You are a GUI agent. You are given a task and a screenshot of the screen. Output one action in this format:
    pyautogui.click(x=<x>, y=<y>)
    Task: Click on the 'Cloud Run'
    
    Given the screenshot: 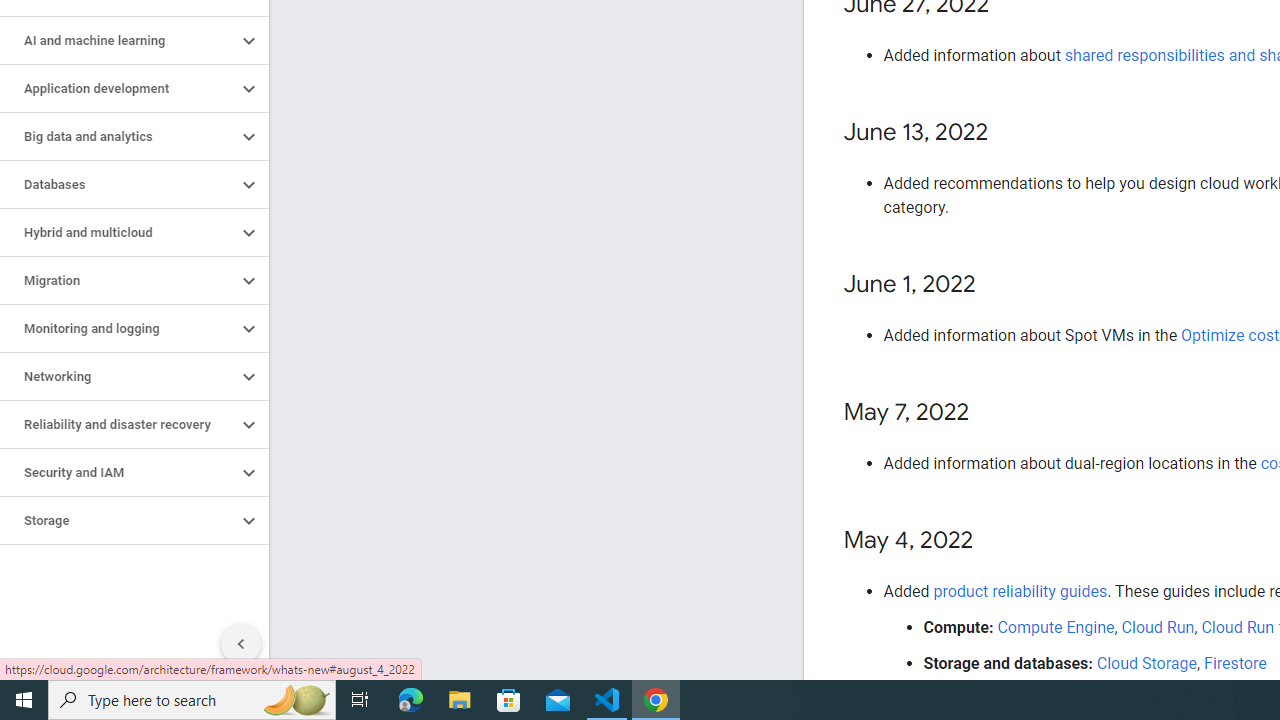 What is the action you would take?
    pyautogui.click(x=1158, y=626)
    